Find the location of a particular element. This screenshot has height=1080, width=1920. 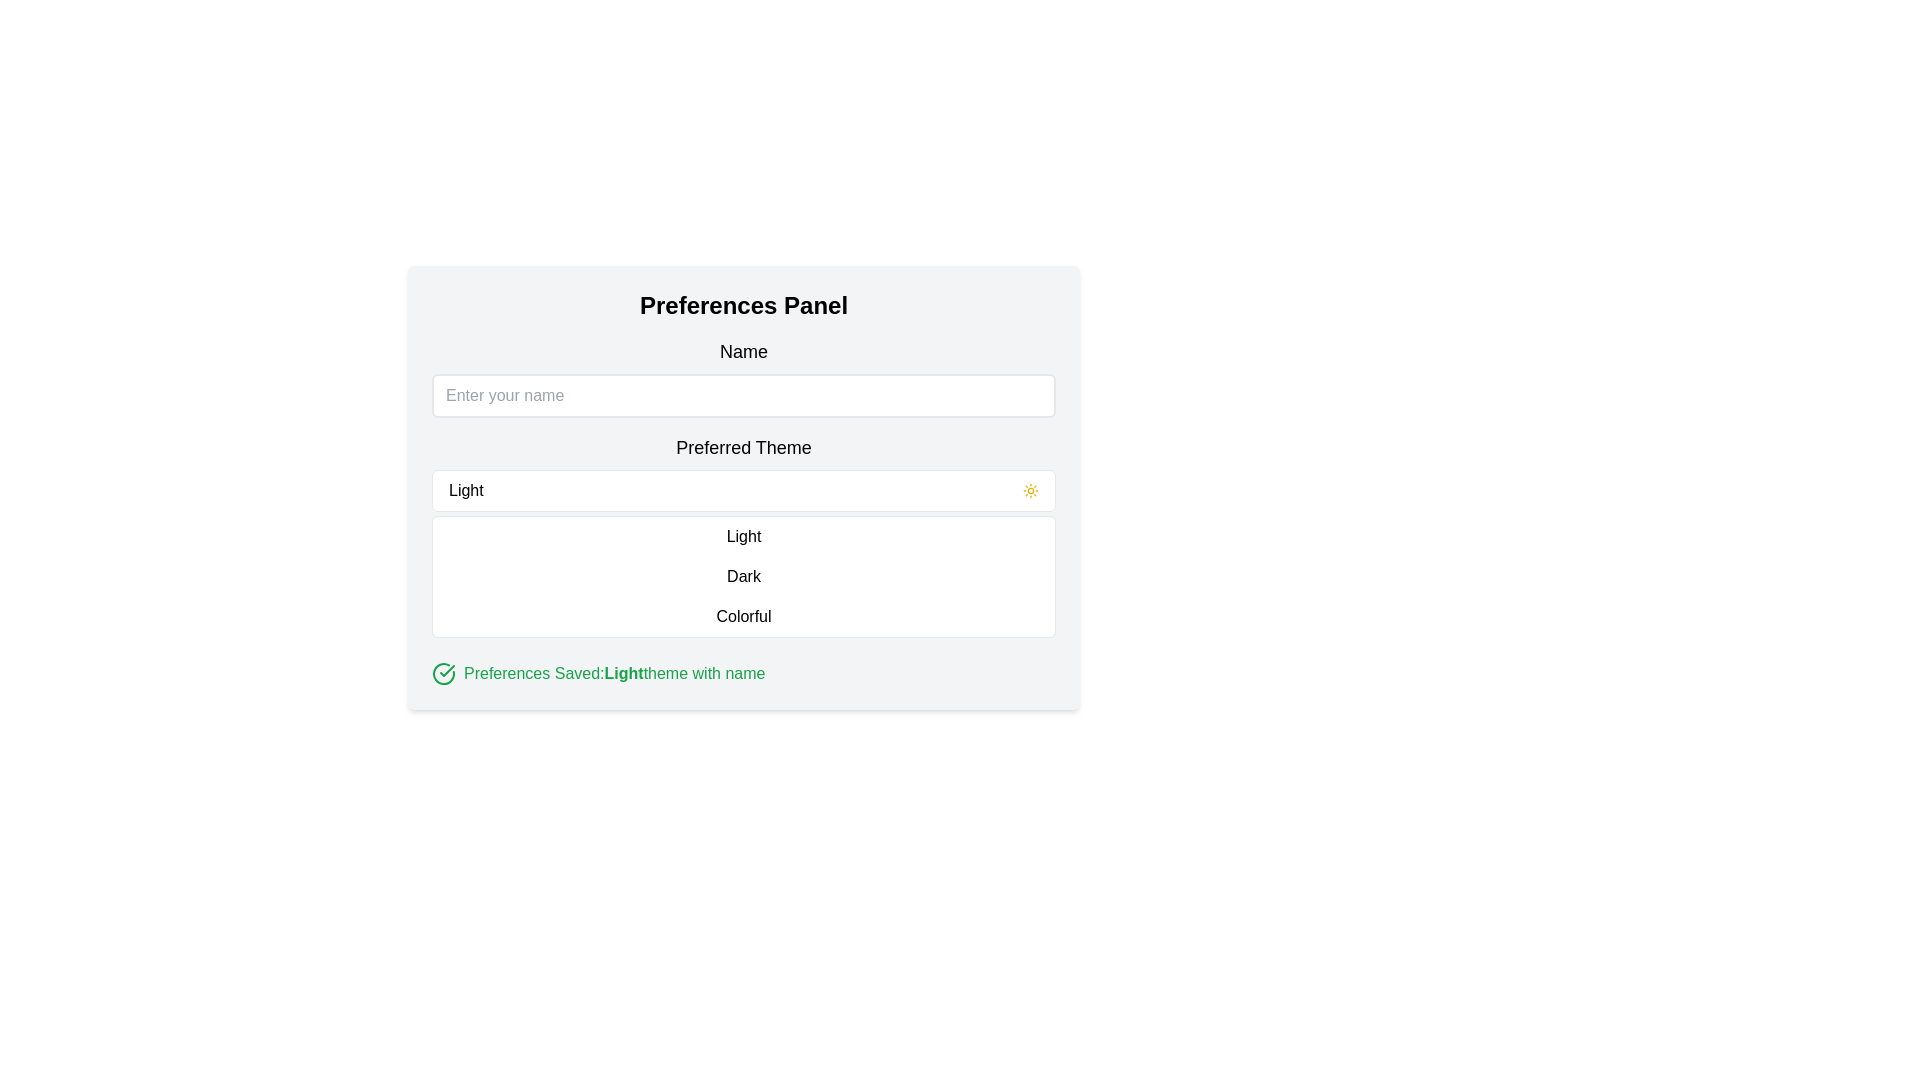

green checkmark icon indicating successful preferences saving located at the bottom left of the Preferences Panel interface, next to the 'Preferences Saved' message is located at coordinates (443, 674).